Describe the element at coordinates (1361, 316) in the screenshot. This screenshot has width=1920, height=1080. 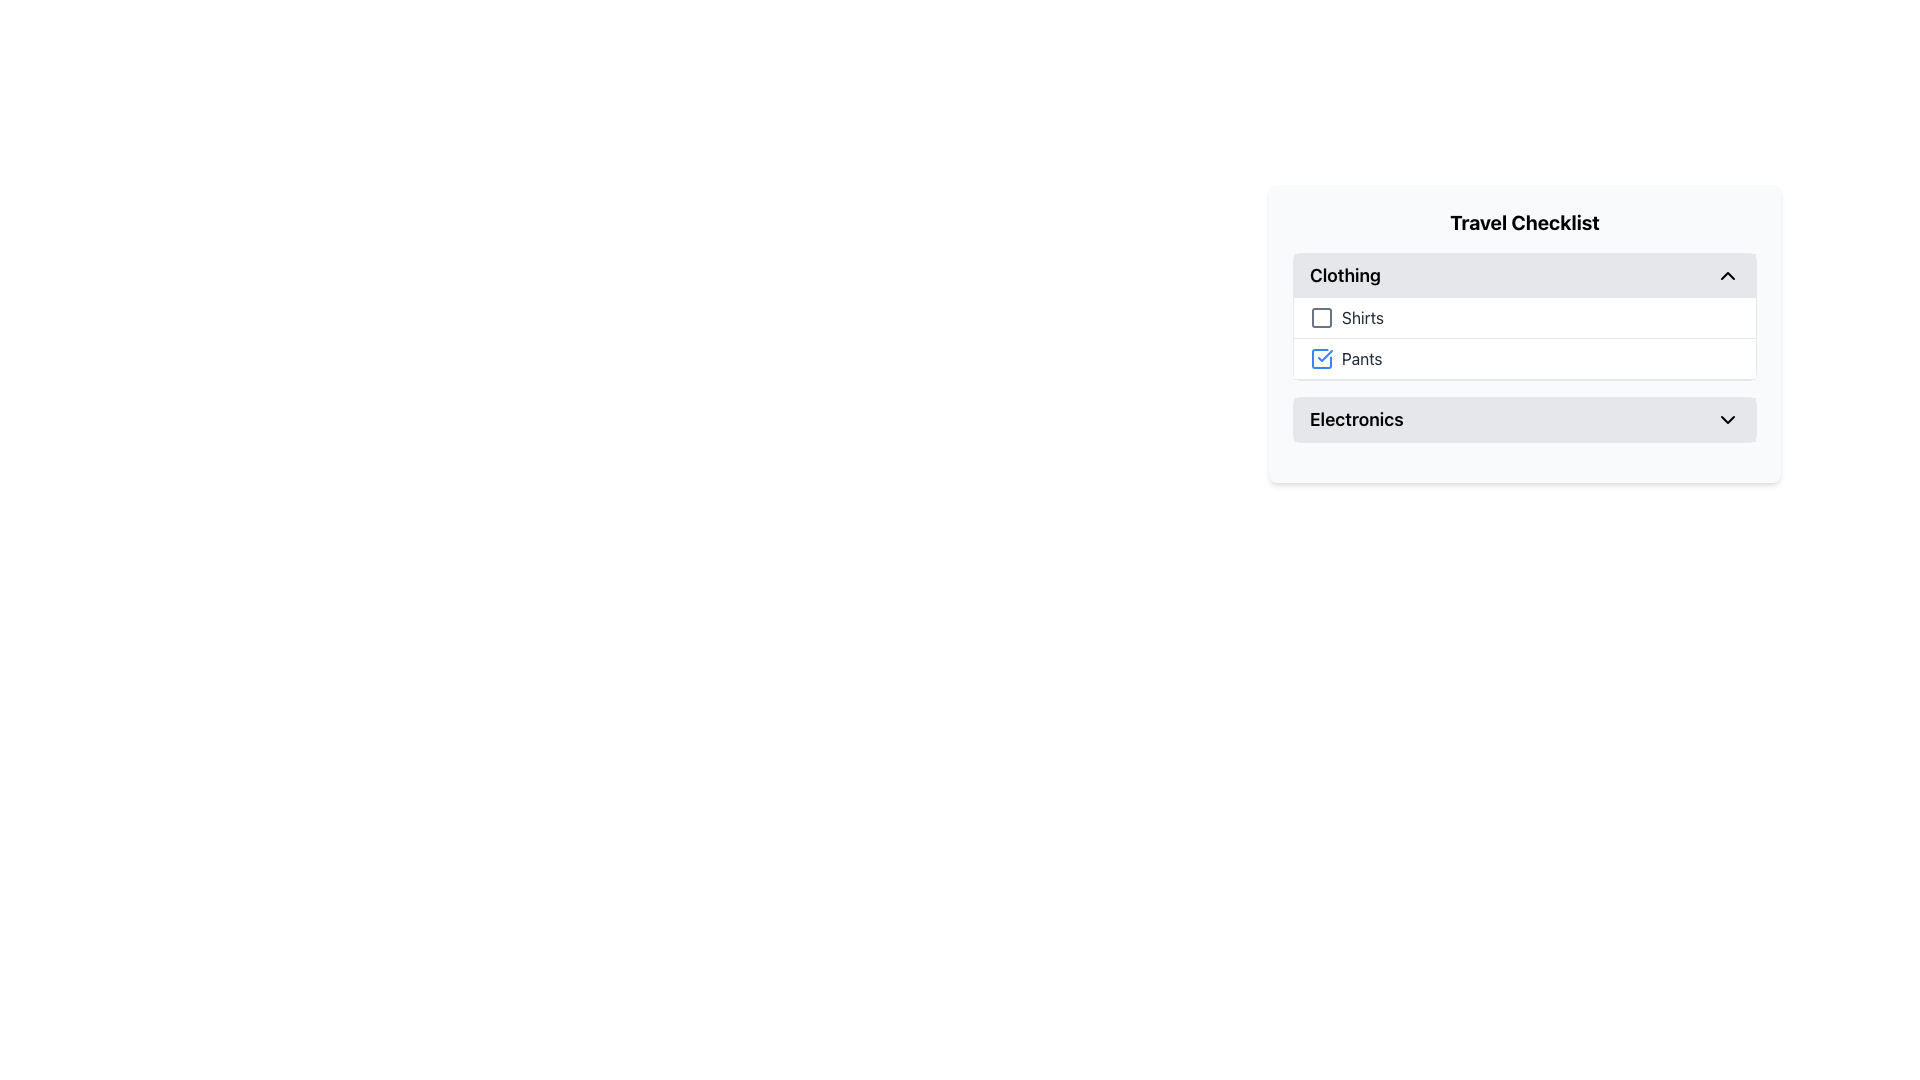
I see `the checkbox to the left of the 'Shirts' label in the second row of the 'Clothing' dropdown checklist` at that location.